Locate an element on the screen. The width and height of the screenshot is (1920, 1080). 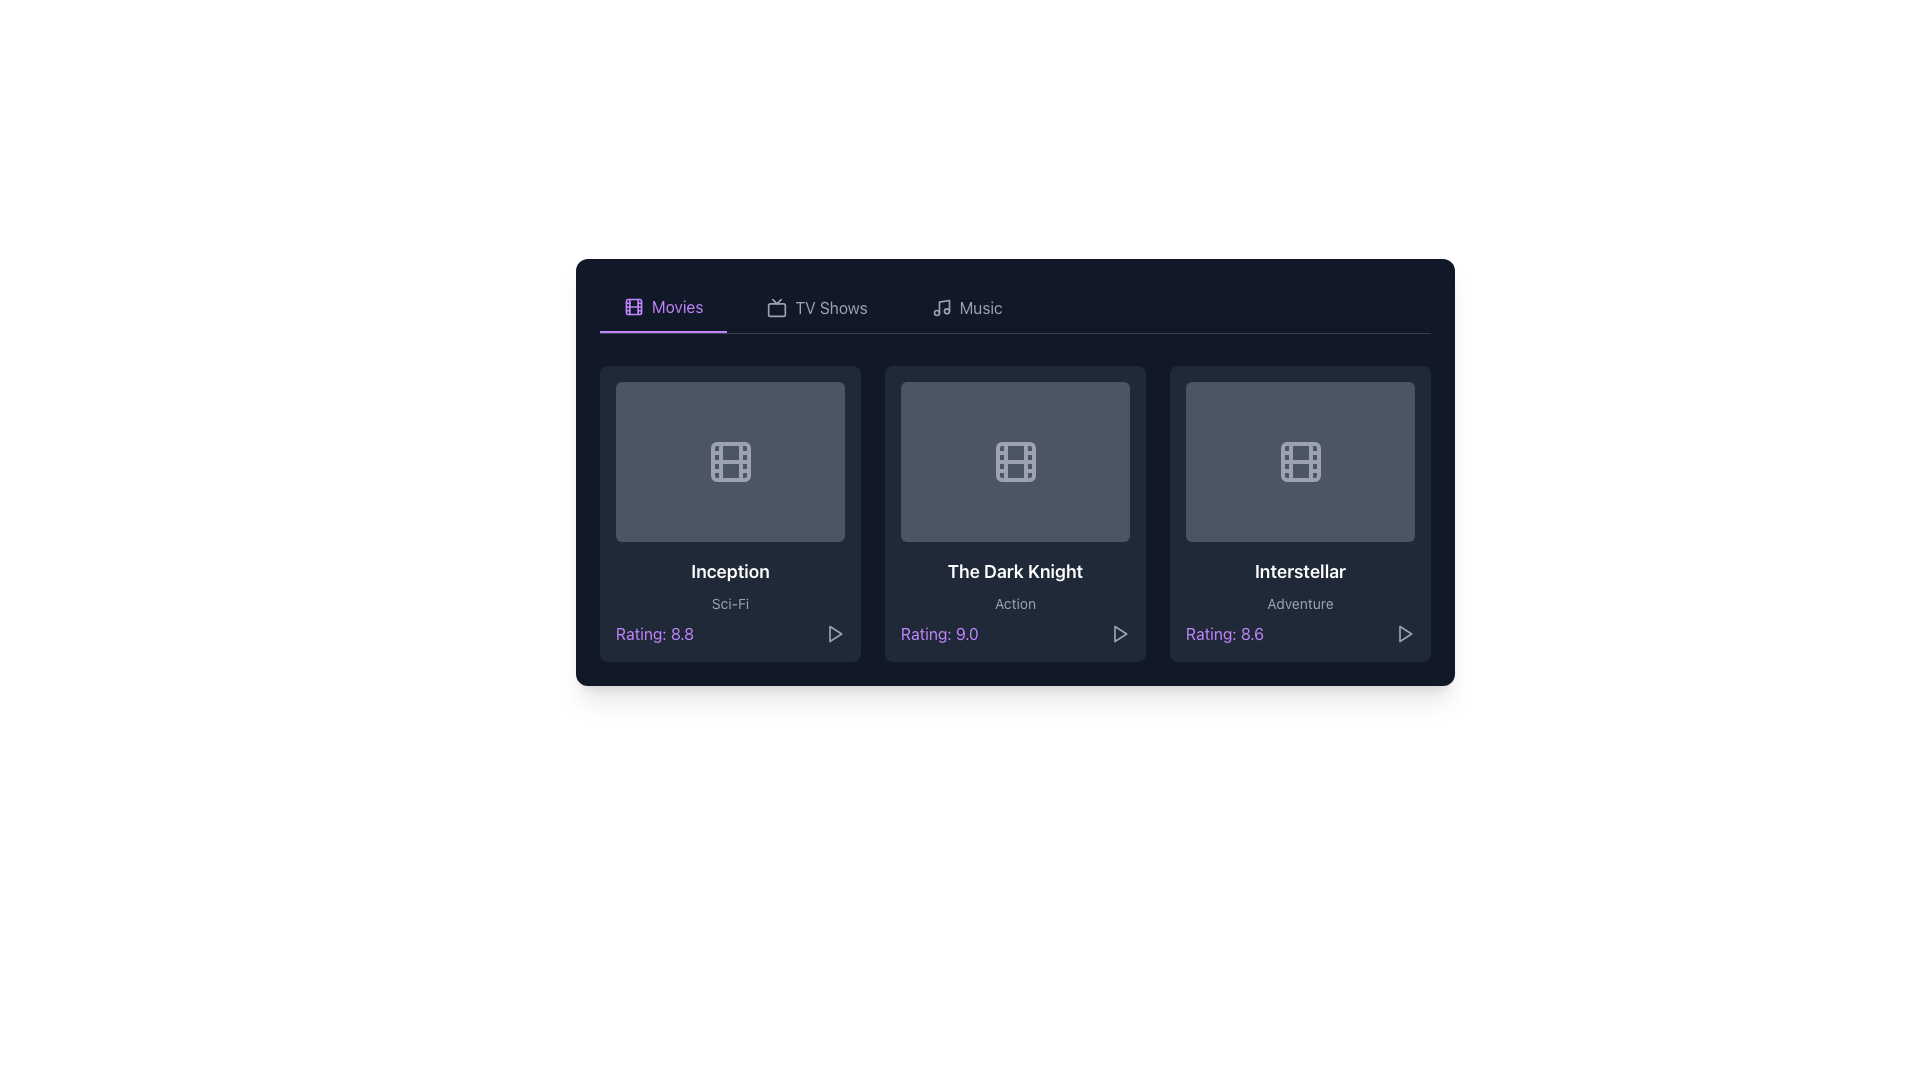
the 'TV Shows' navigation tab to switch to the TV Shows view is located at coordinates (817, 308).